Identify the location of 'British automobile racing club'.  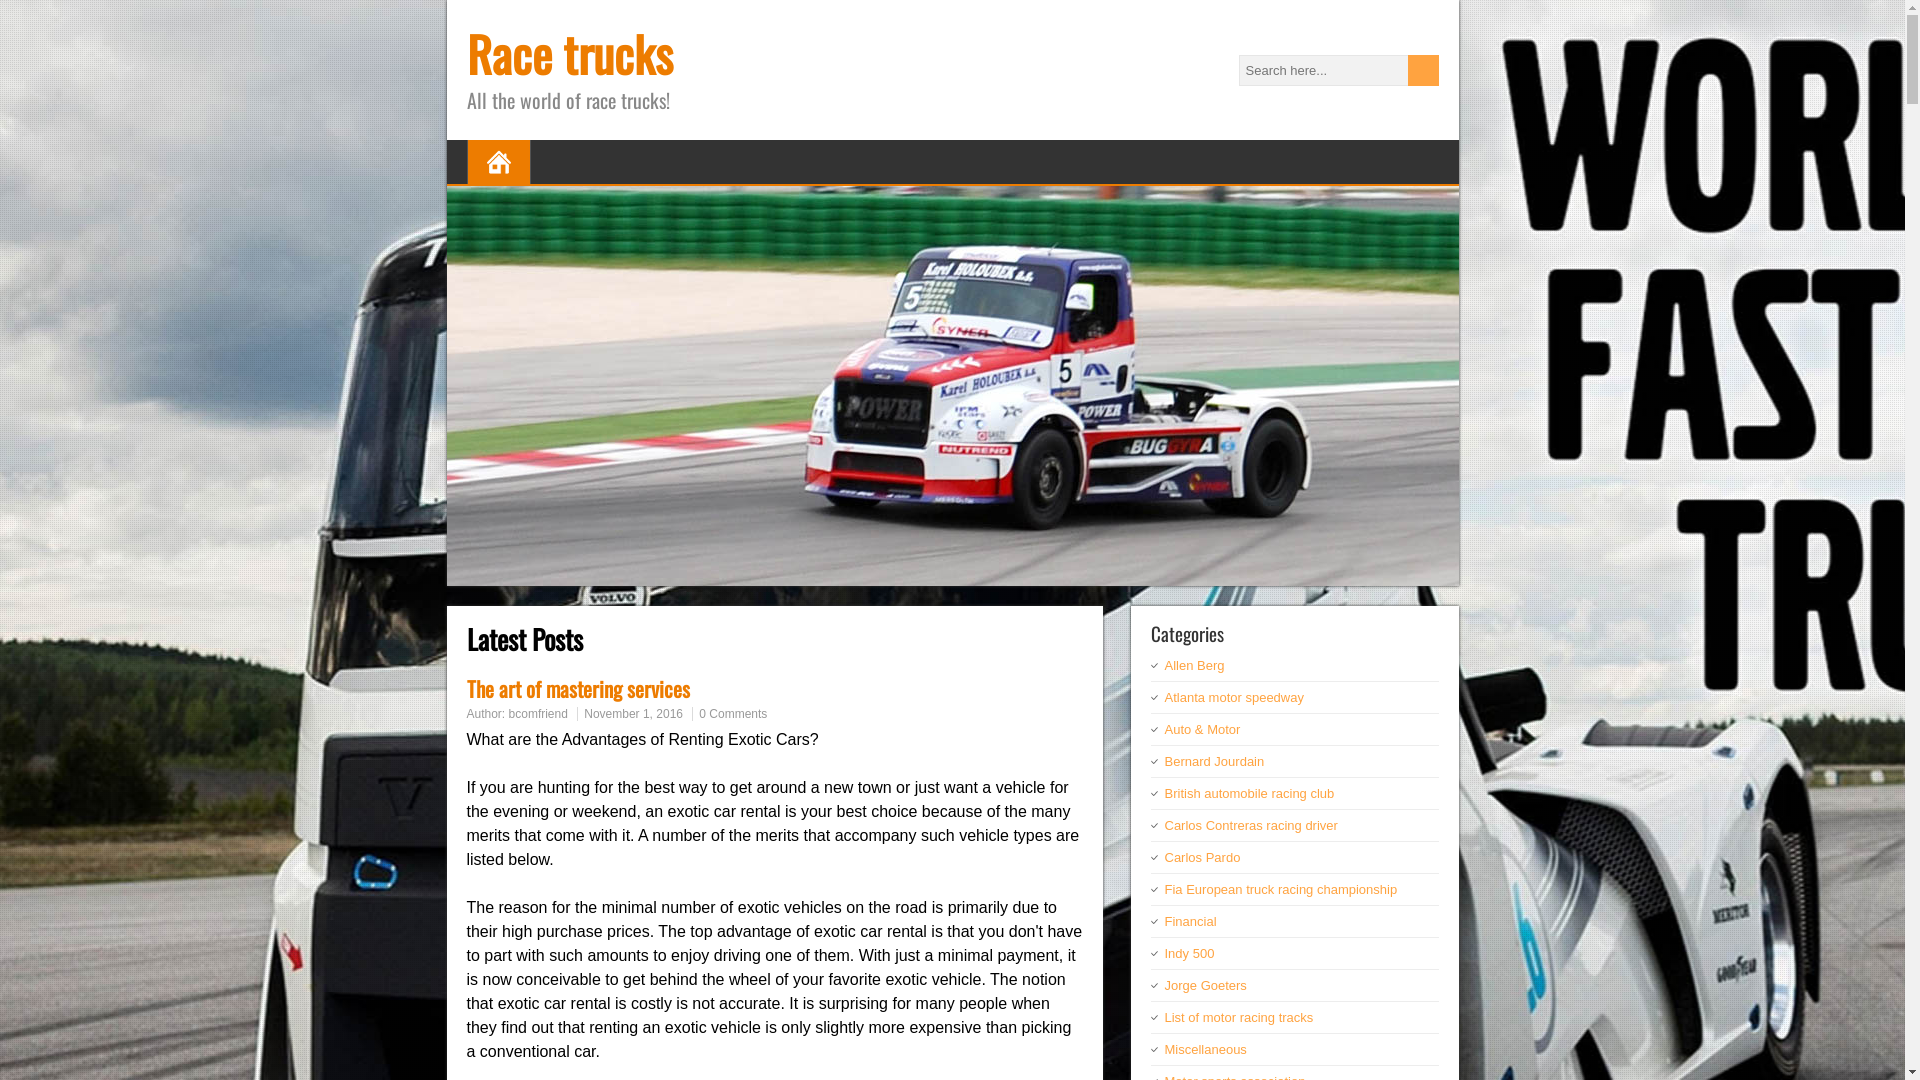
(1247, 792).